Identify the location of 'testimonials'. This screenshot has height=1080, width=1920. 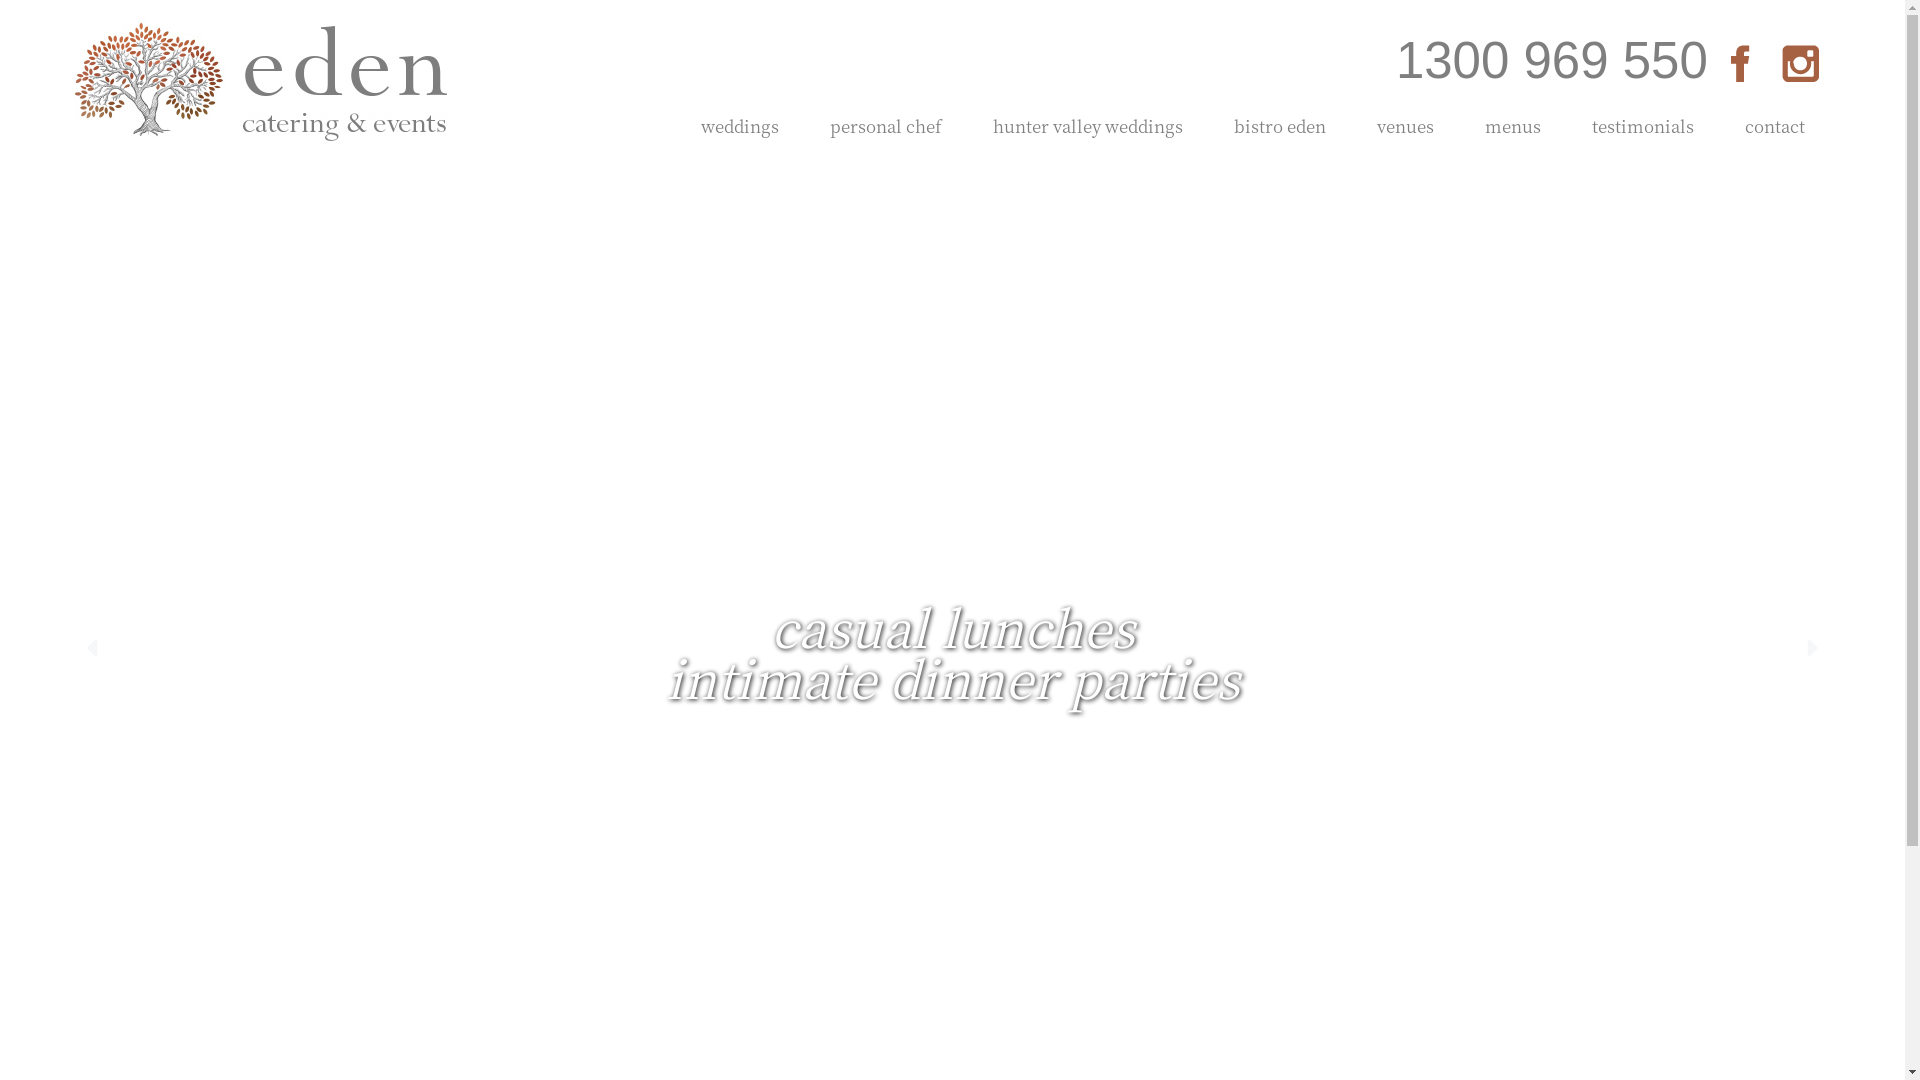
(1643, 126).